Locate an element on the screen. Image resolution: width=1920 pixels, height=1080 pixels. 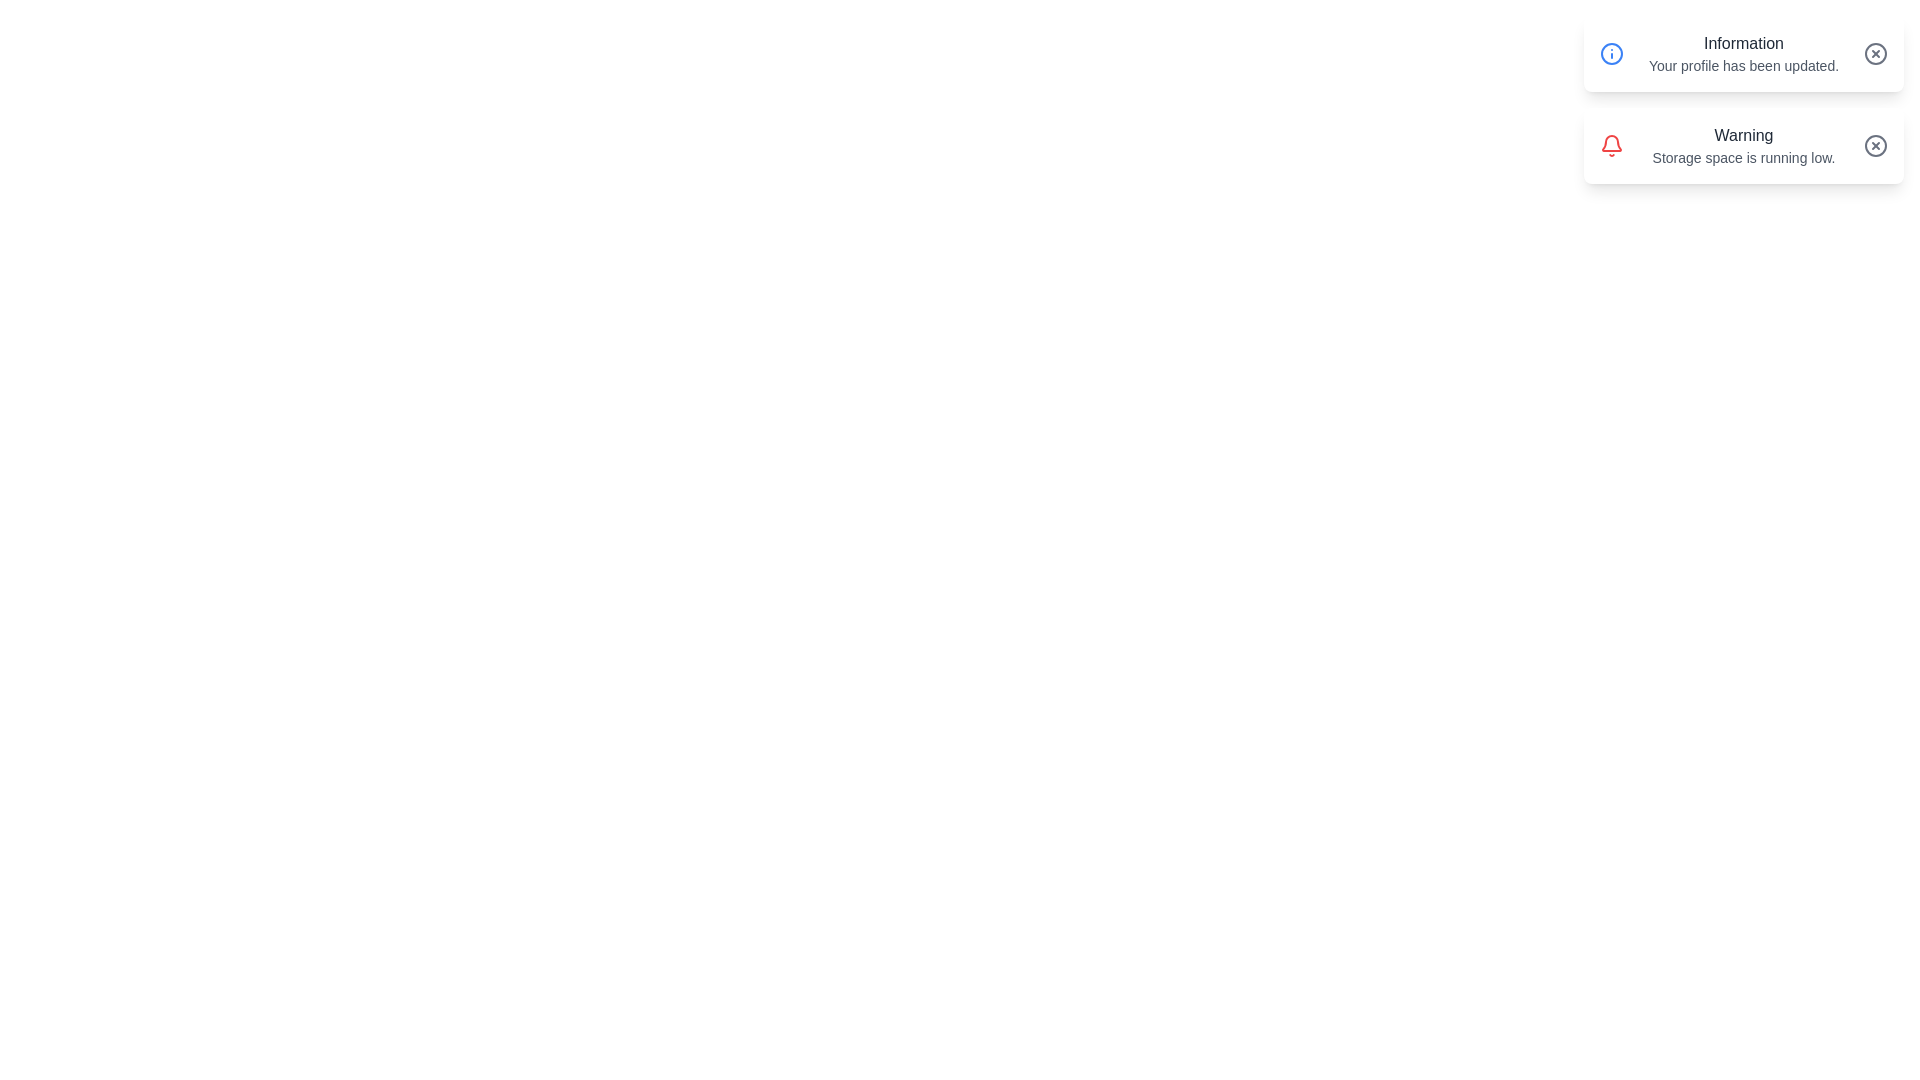
the Text Display element that shows 'Information' and 'Your profile has been updated.' is located at coordinates (1742, 53).